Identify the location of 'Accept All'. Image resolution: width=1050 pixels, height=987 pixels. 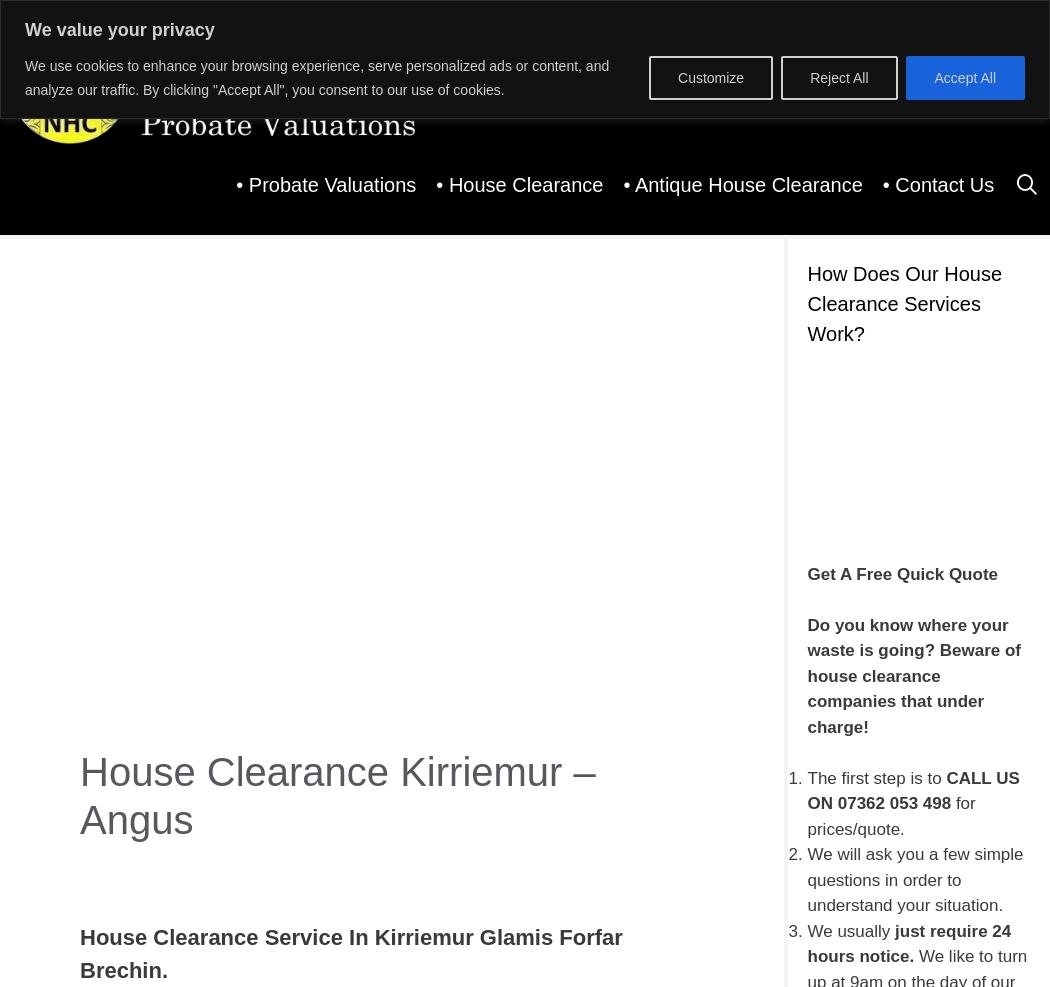
(963, 76).